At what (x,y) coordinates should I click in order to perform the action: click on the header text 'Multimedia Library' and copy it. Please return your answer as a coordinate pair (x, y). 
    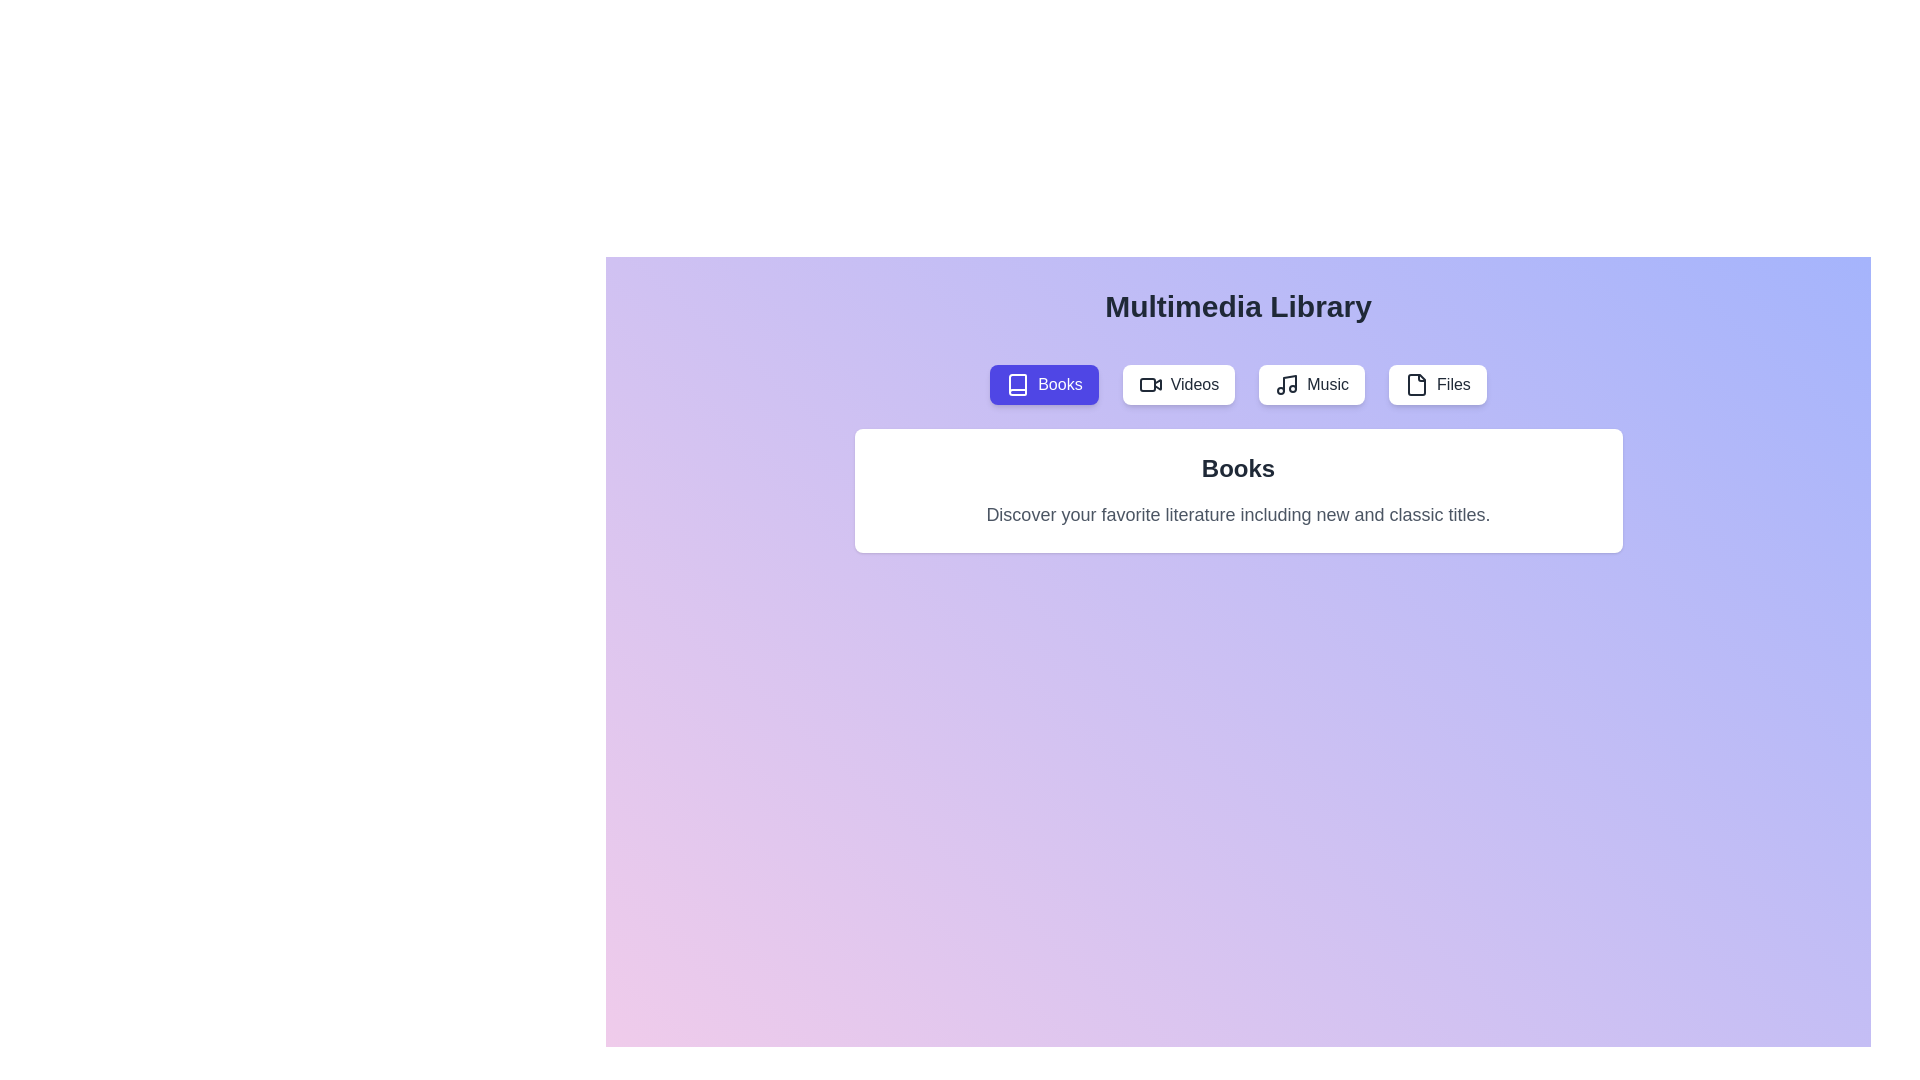
    Looking at the image, I should click on (1103, 289).